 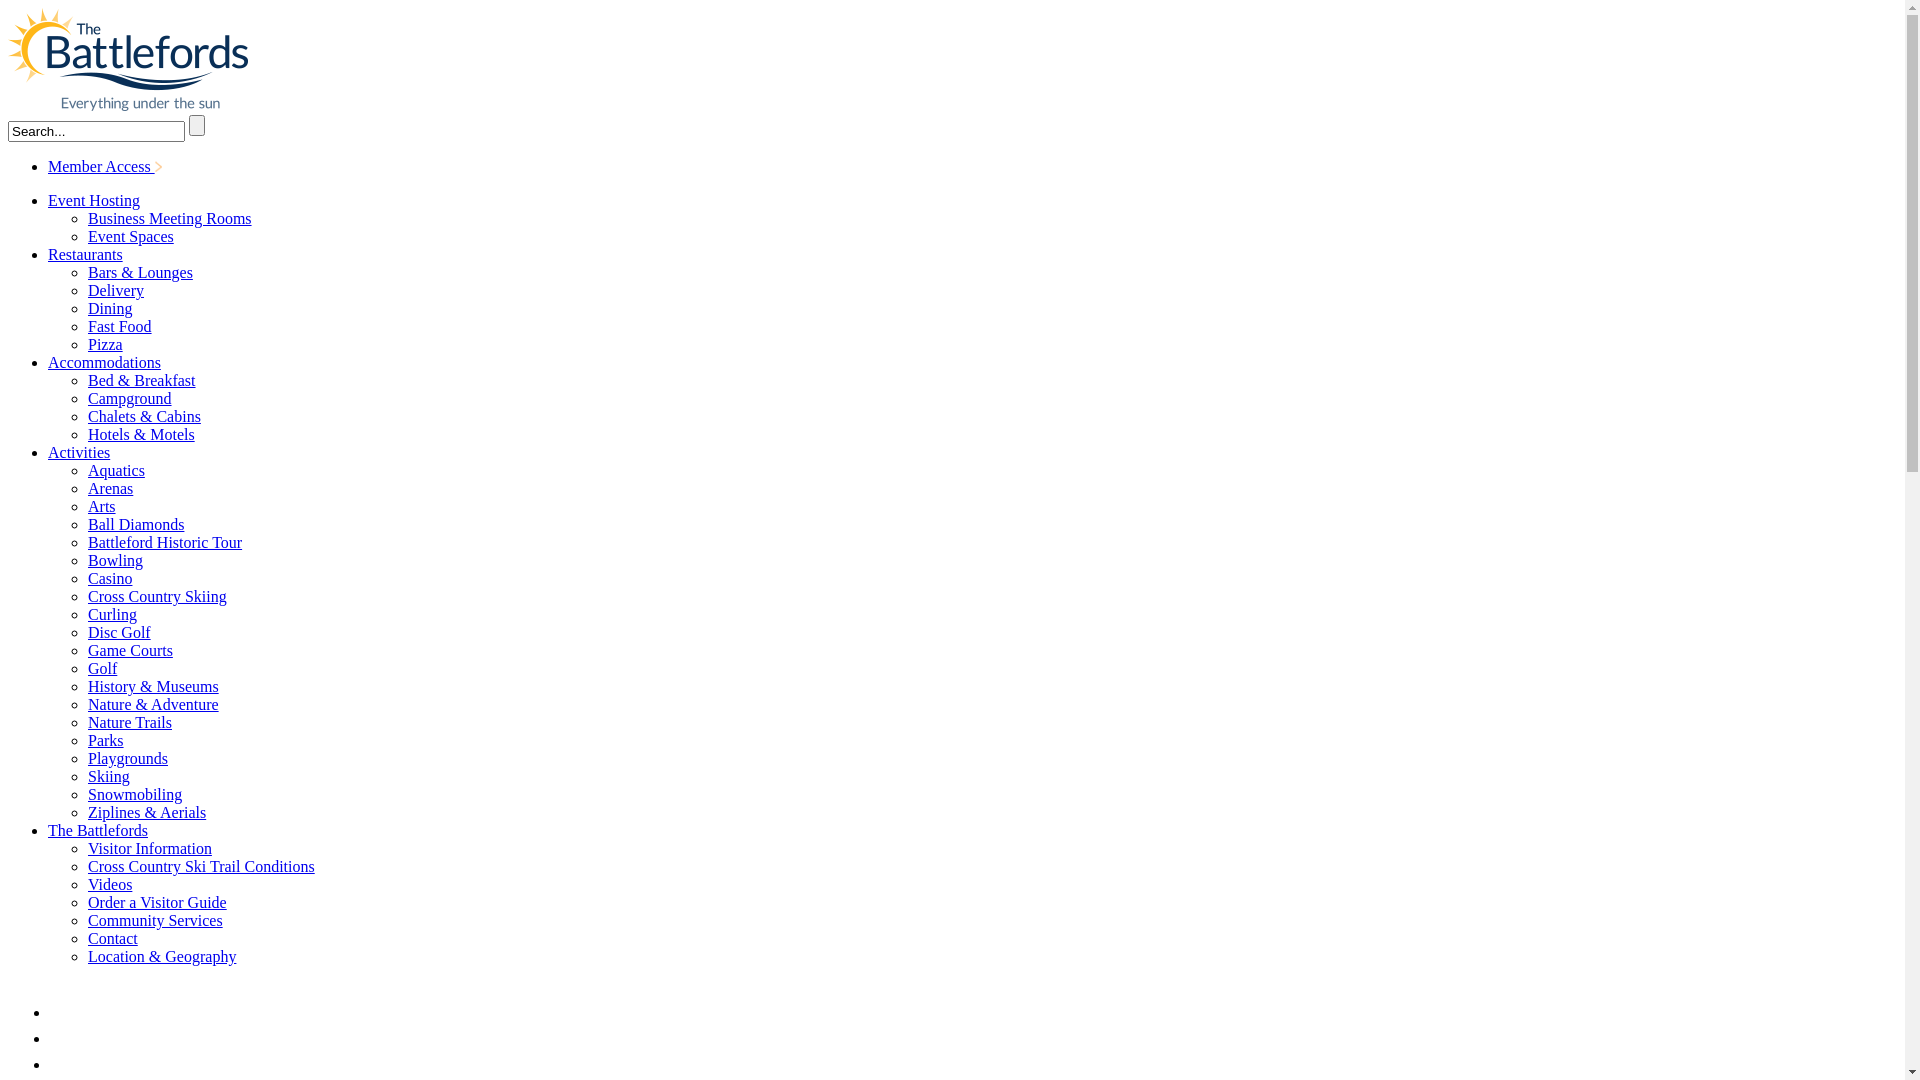 What do you see at coordinates (152, 685) in the screenshot?
I see `'History & Museums'` at bounding box center [152, 685].